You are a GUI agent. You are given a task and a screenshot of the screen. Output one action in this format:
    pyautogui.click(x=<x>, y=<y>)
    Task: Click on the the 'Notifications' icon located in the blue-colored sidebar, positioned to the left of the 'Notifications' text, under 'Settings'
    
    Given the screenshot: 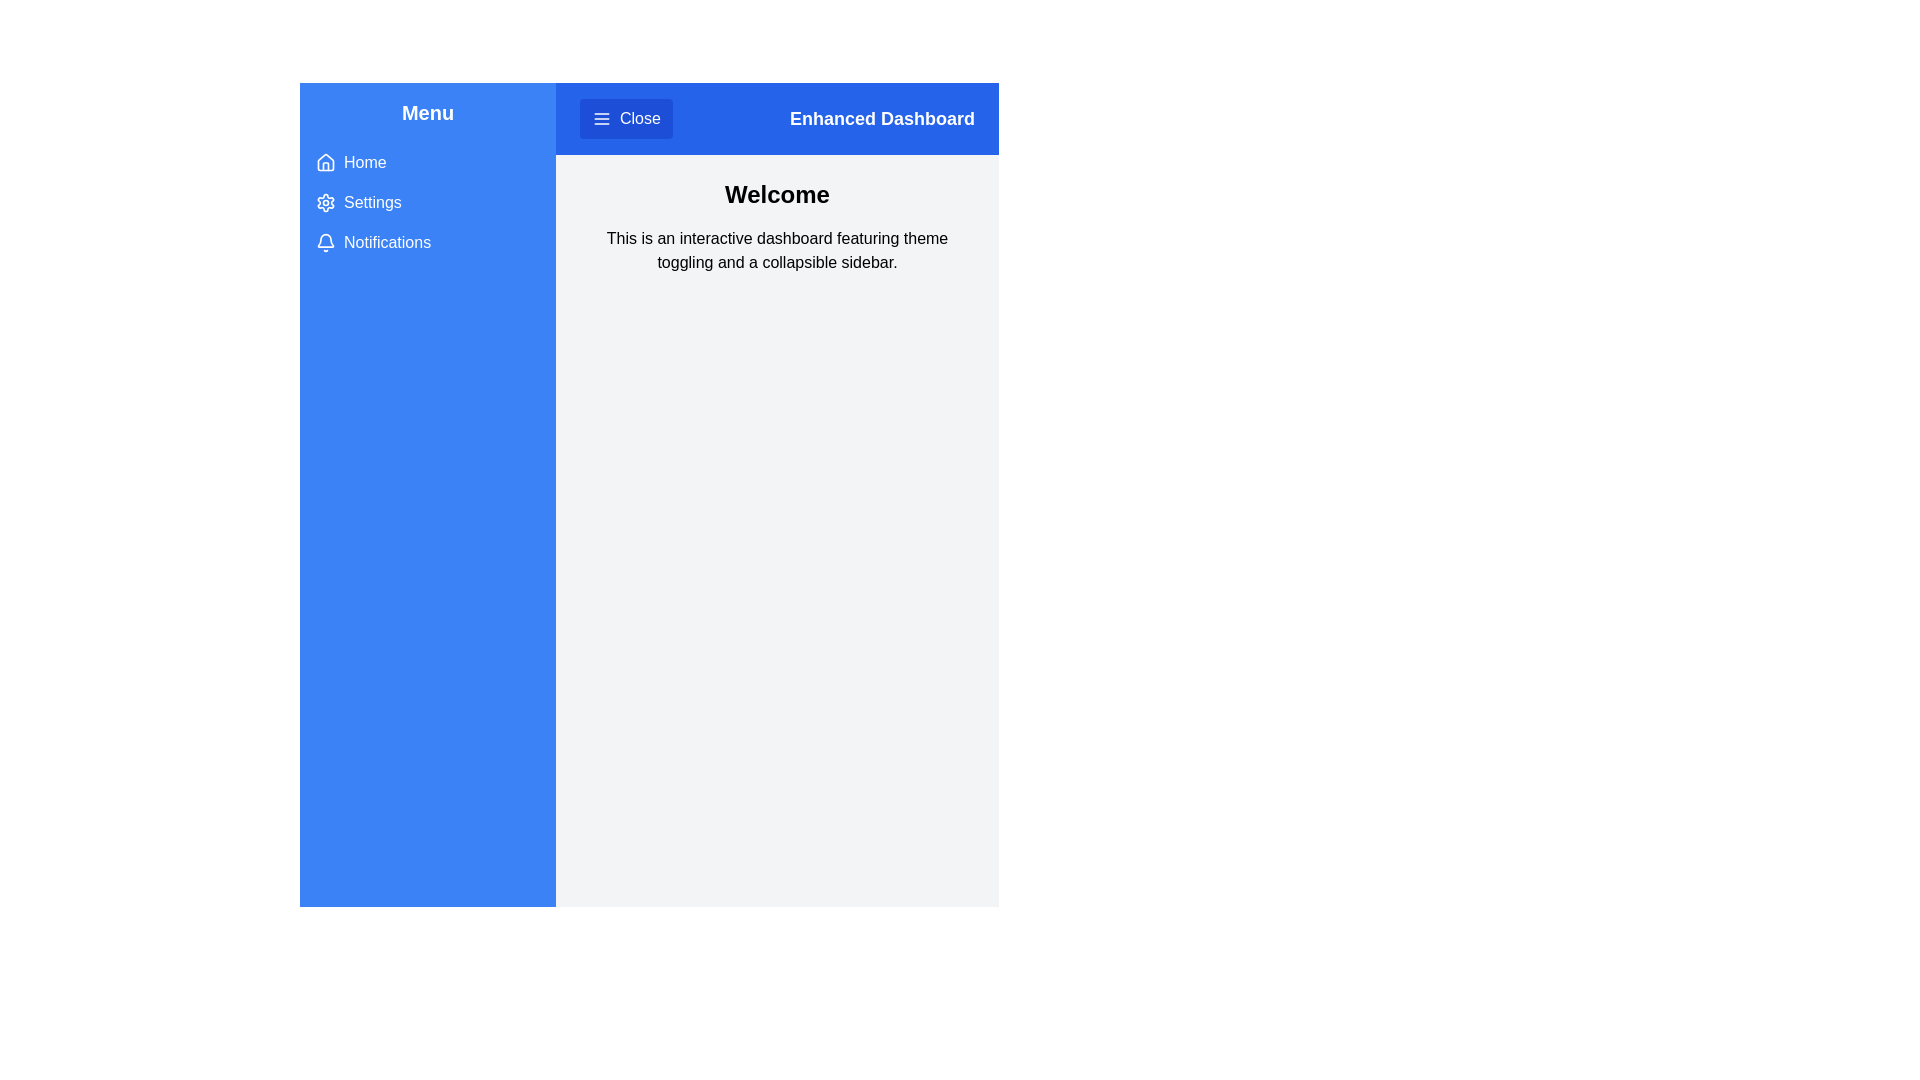 What is the action you would take?
    pyautogui.click(x=326, y=242)
    